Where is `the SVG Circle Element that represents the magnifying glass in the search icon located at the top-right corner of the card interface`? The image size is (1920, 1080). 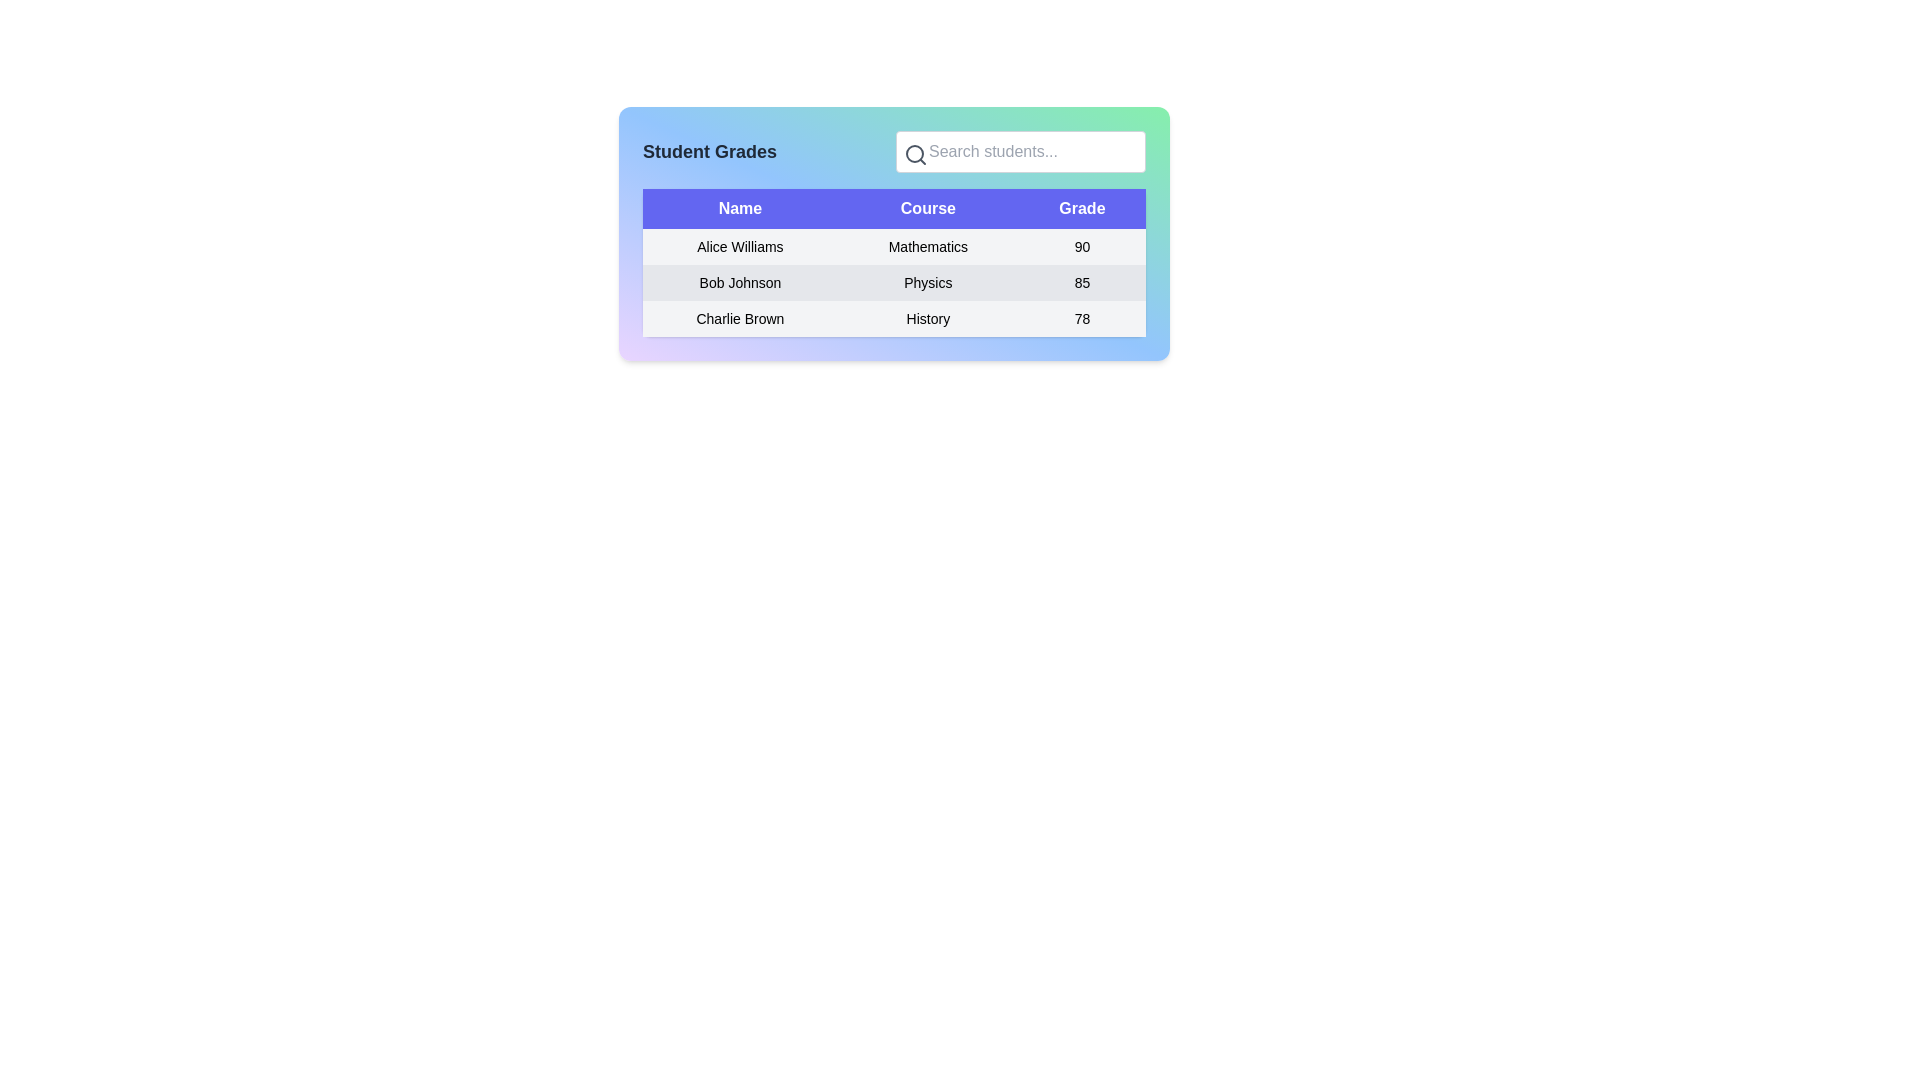 the SVG Circle Element that represents the magnifying glass in the search icon located at the top-right corner of the card interface is located at coordinates (914, 153).